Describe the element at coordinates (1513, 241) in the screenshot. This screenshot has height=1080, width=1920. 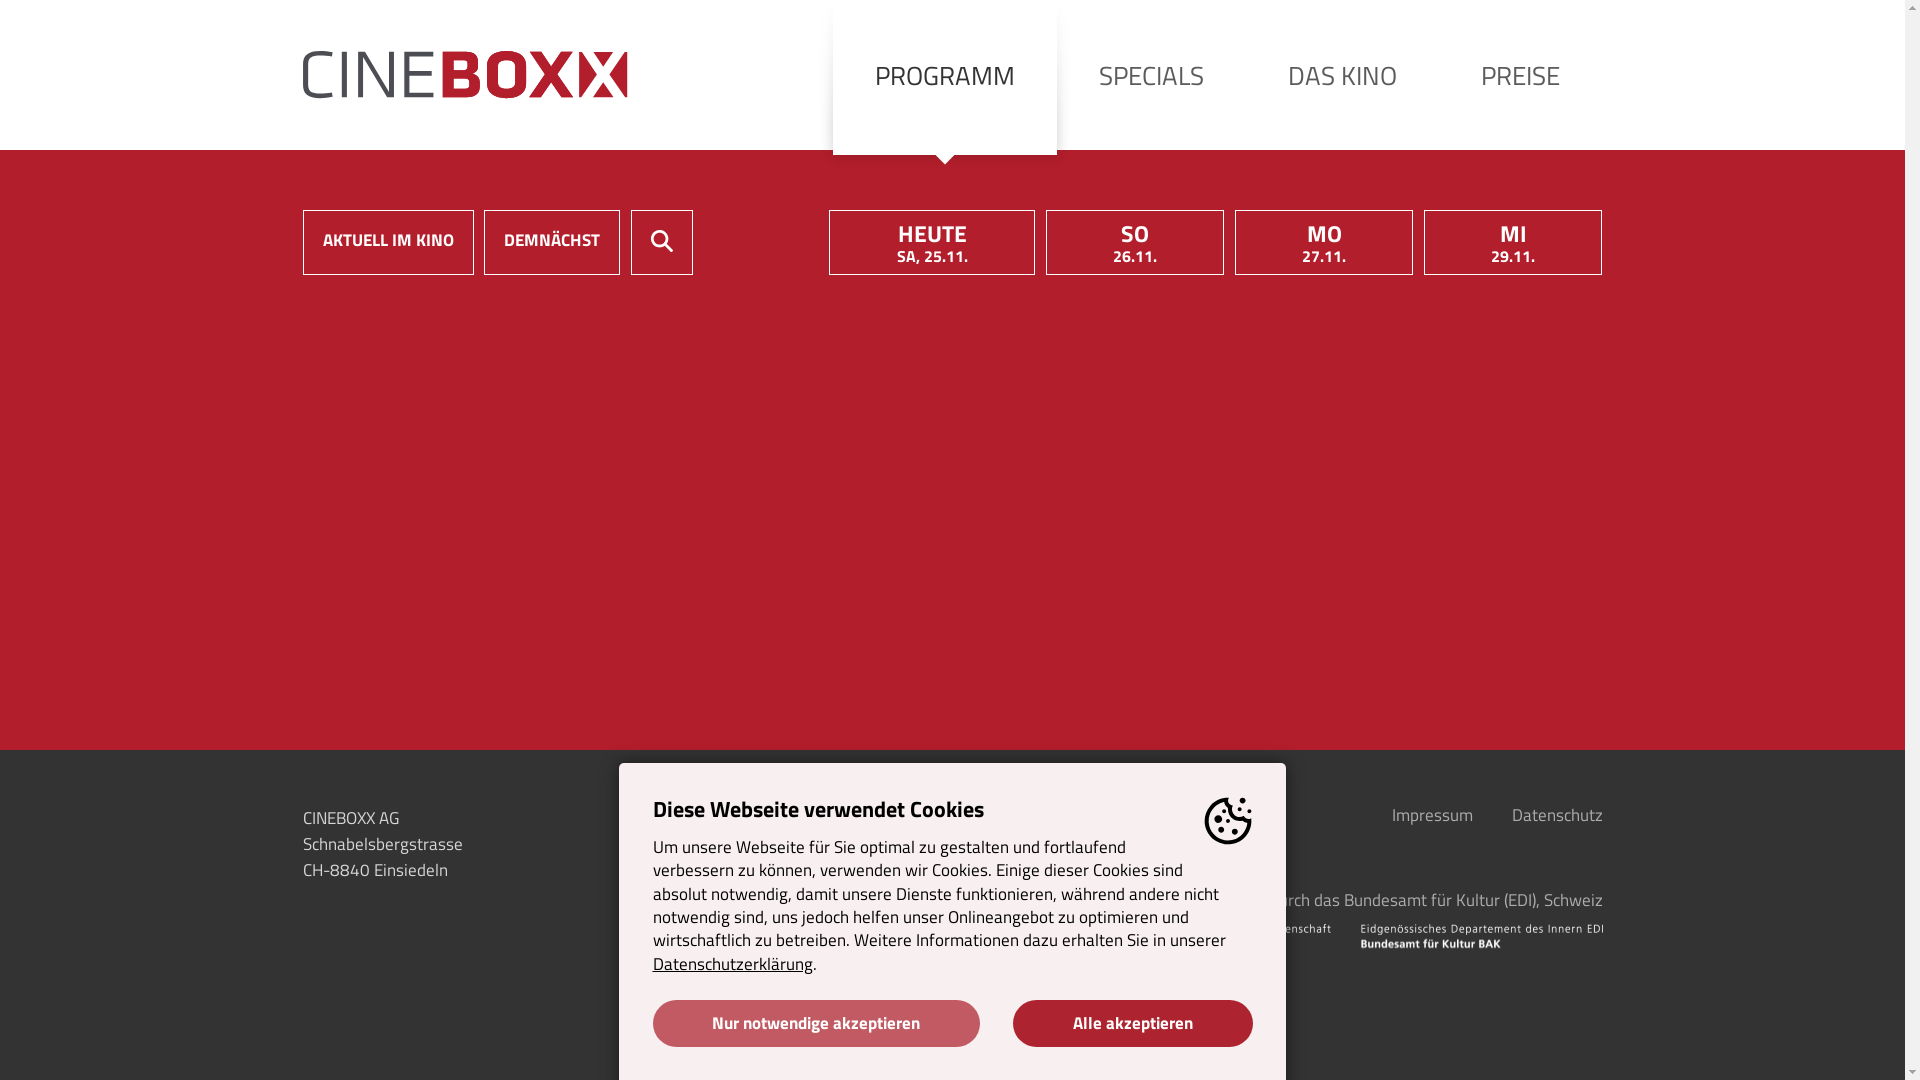
I see `'MI` at that location.